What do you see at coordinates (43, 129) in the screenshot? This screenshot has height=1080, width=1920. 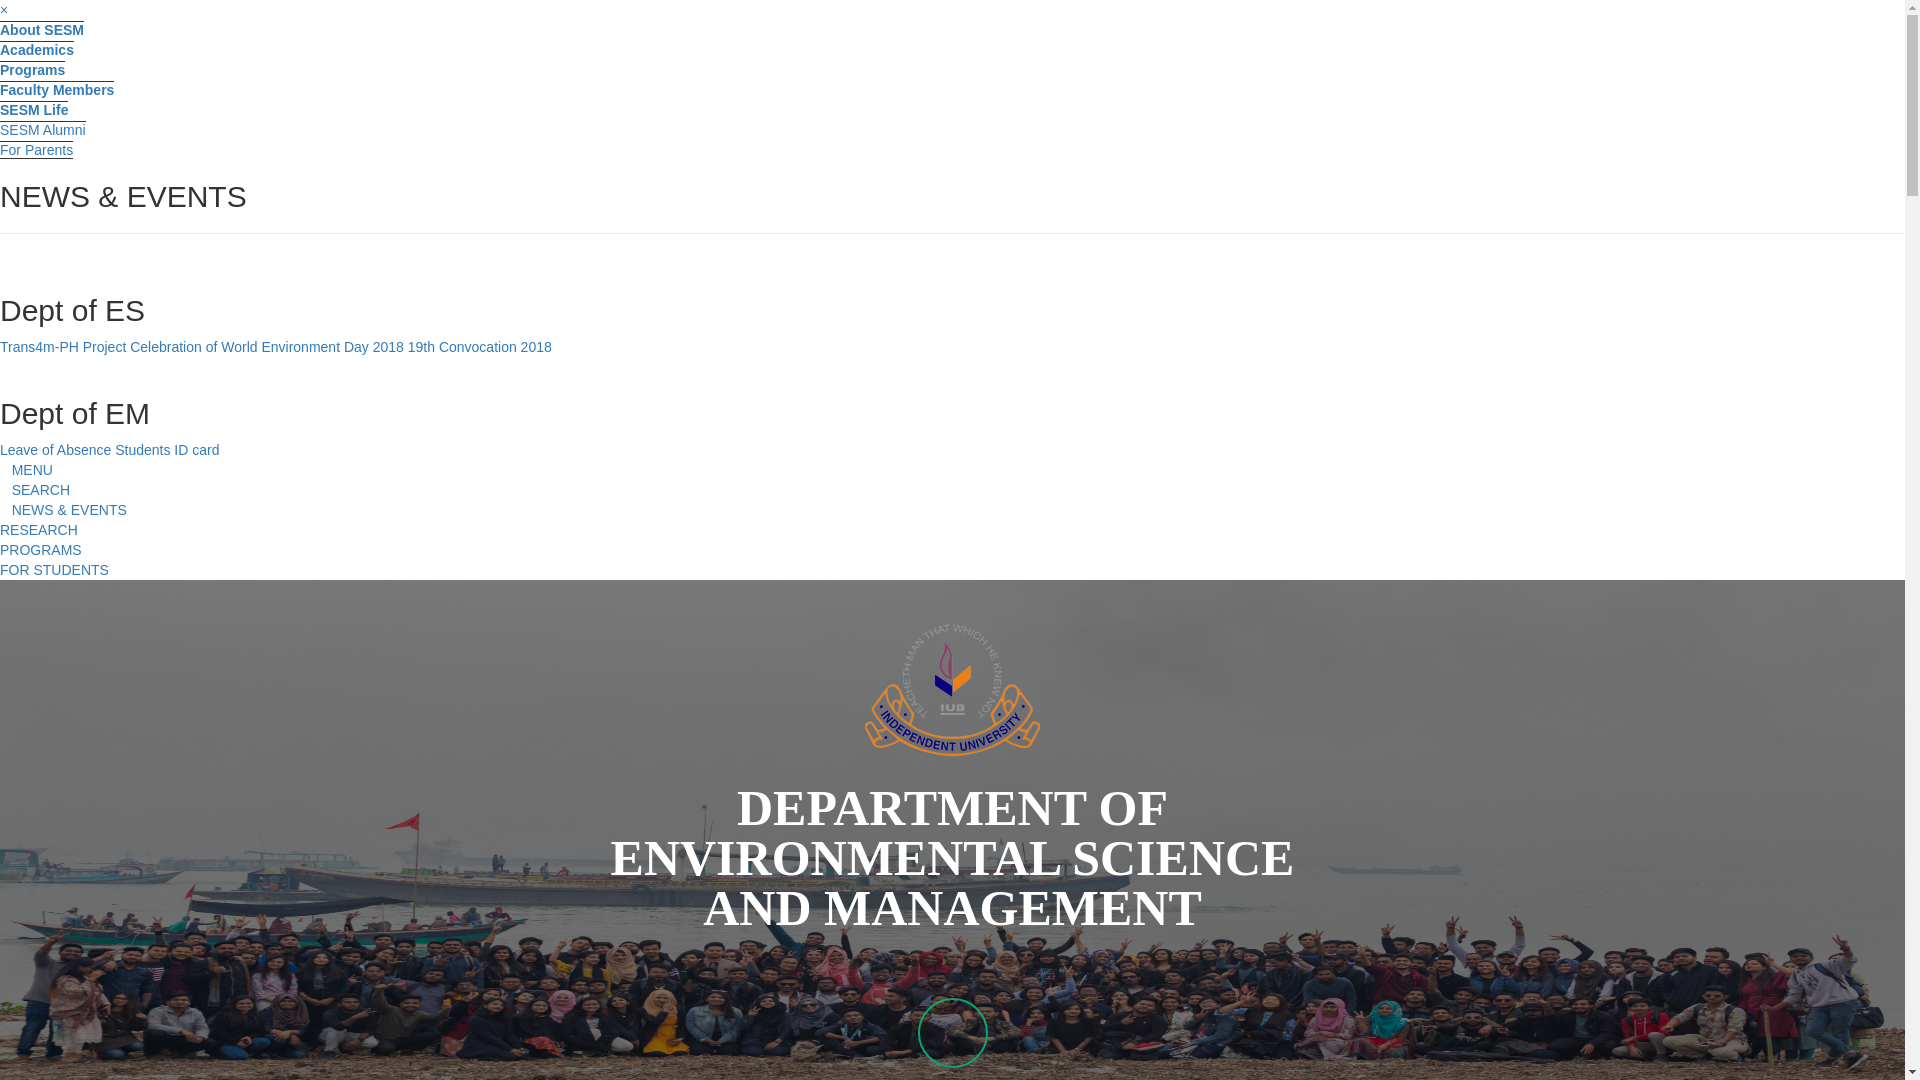 I see `'SESM Alumni'` at bounding box center [43, 129].